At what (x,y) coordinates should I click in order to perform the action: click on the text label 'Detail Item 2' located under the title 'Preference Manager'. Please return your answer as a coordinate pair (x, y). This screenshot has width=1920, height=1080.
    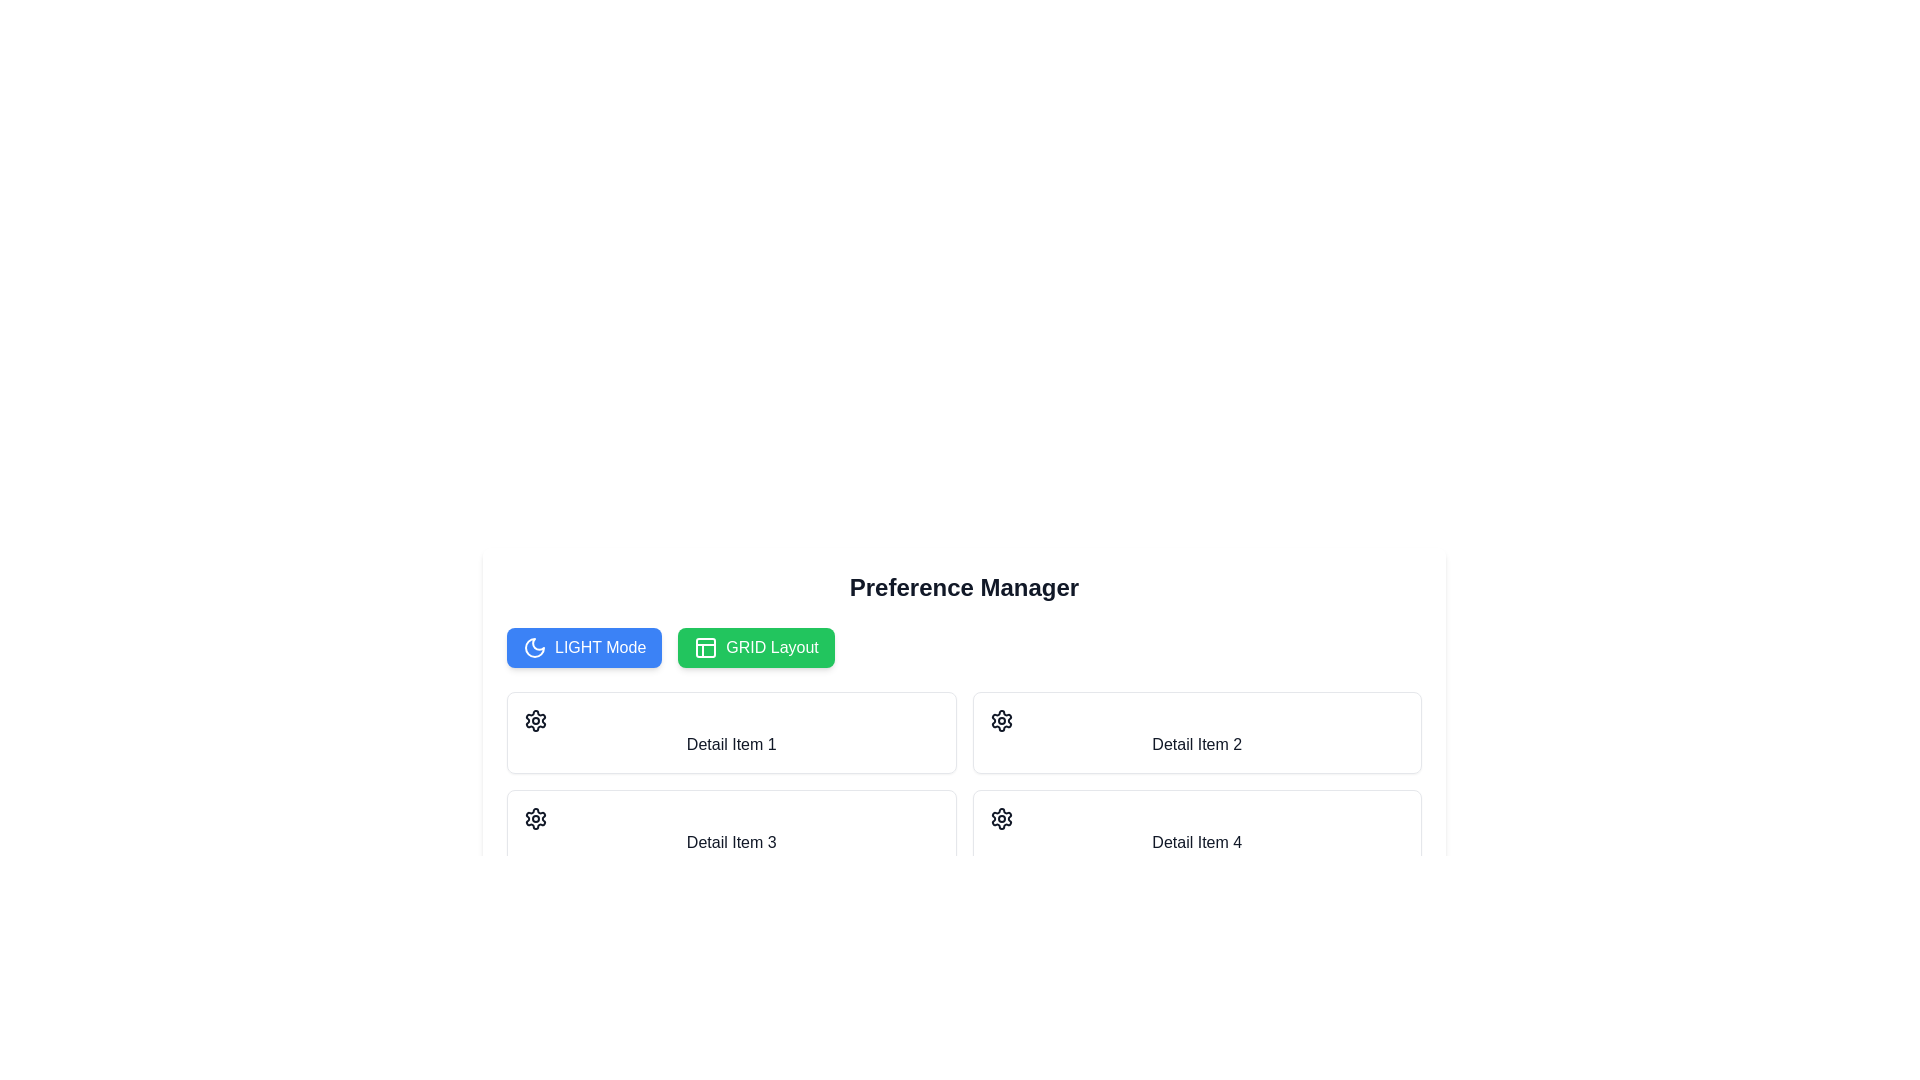
    Looking at the image, I should click on (1197, 744).